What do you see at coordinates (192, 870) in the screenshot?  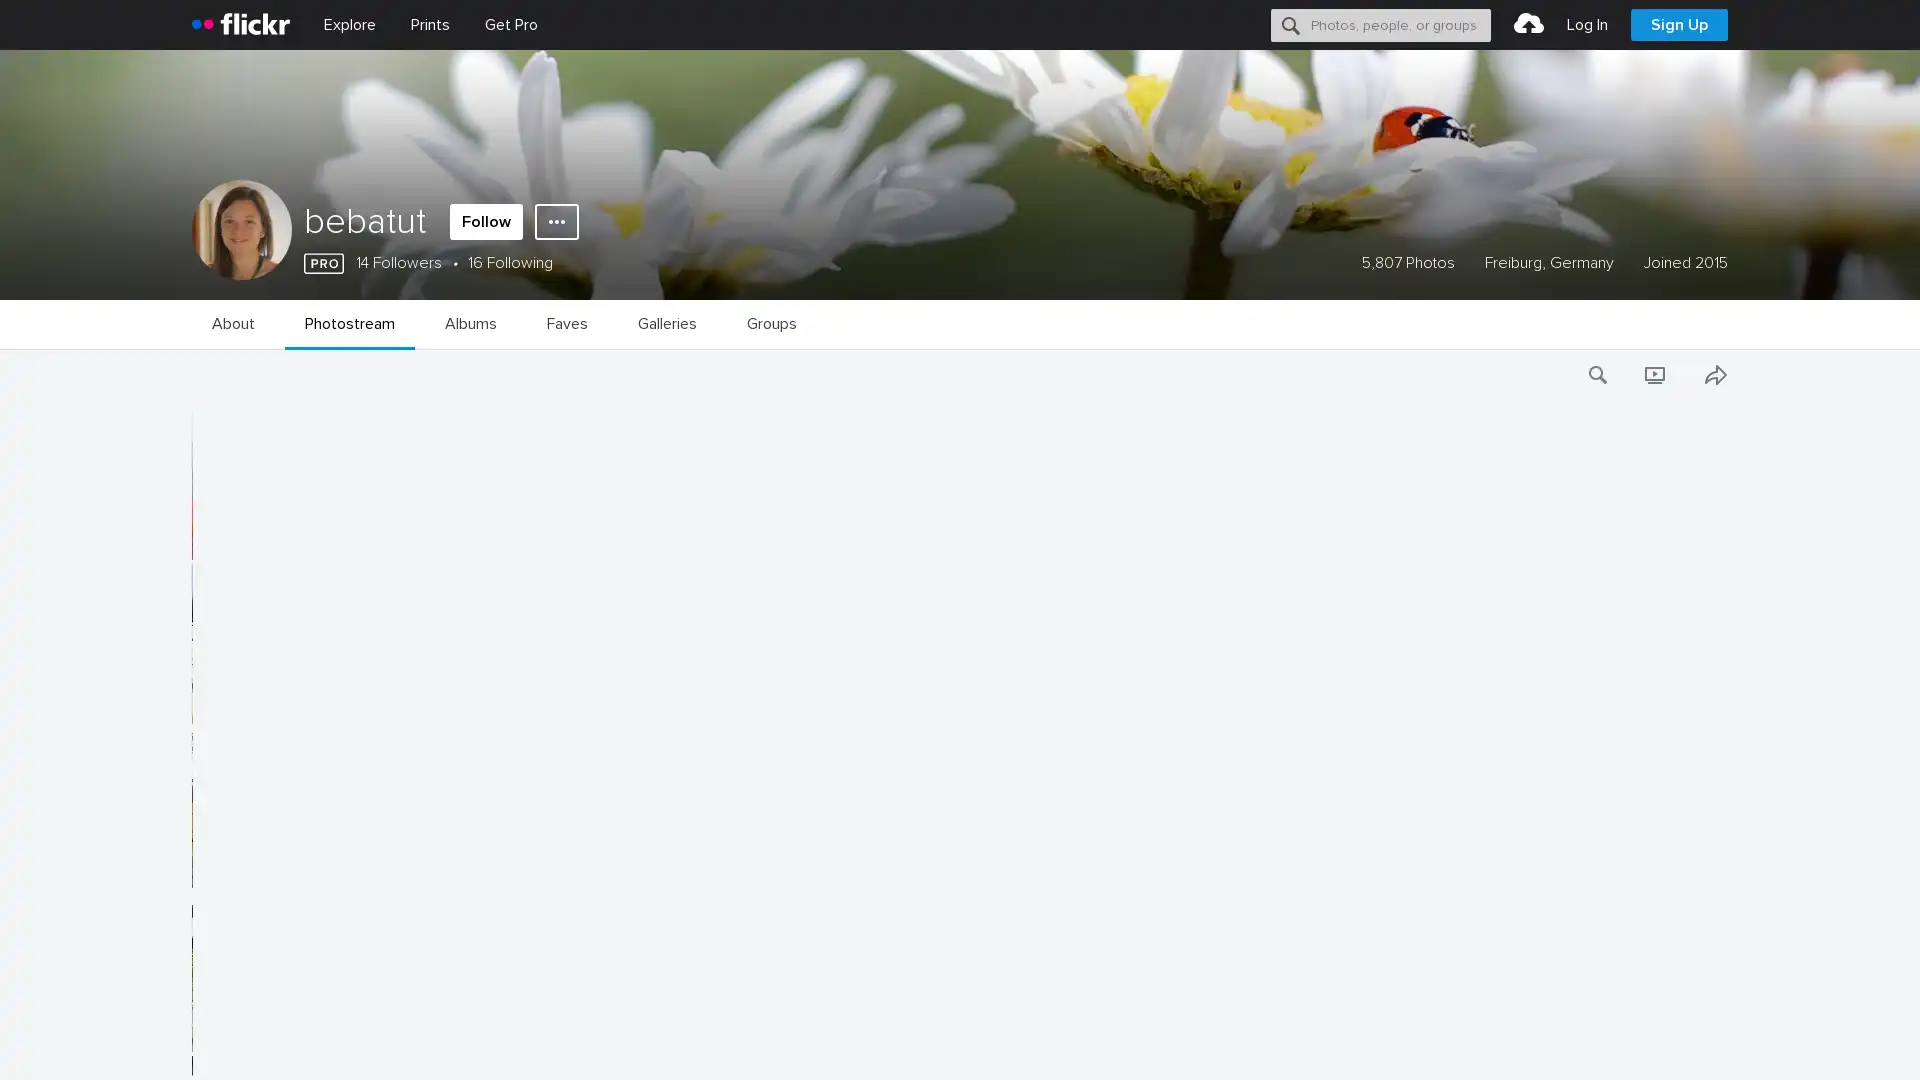 I see `Add to Favorites` at bounding box center [192, 870].